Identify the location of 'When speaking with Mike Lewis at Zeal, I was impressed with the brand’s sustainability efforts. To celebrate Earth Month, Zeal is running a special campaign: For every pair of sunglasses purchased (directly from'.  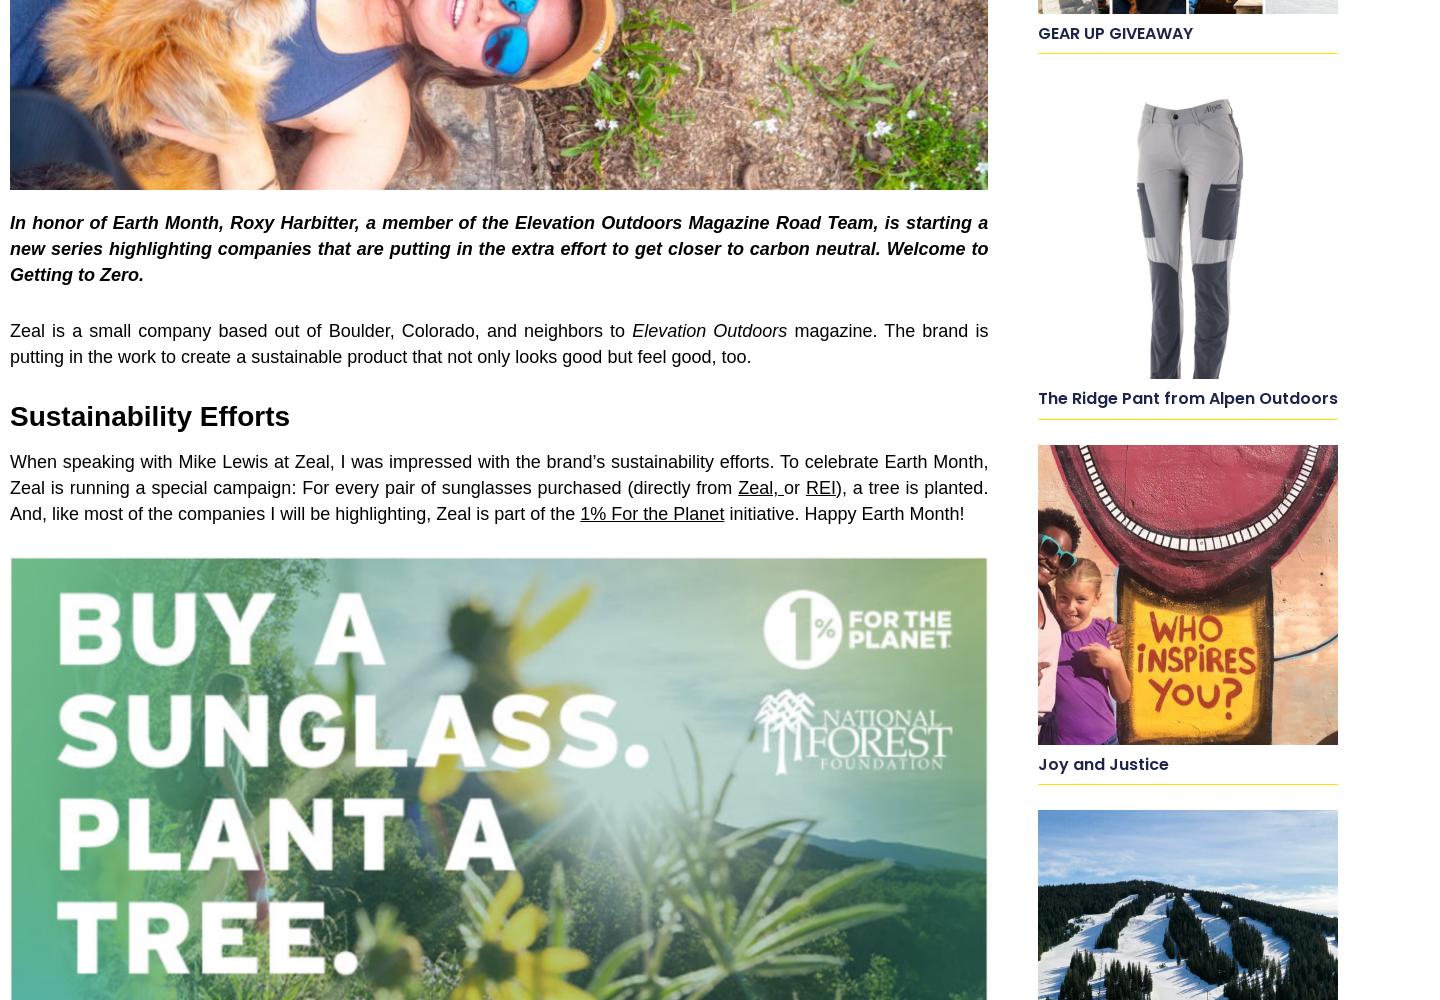
(497, 474).